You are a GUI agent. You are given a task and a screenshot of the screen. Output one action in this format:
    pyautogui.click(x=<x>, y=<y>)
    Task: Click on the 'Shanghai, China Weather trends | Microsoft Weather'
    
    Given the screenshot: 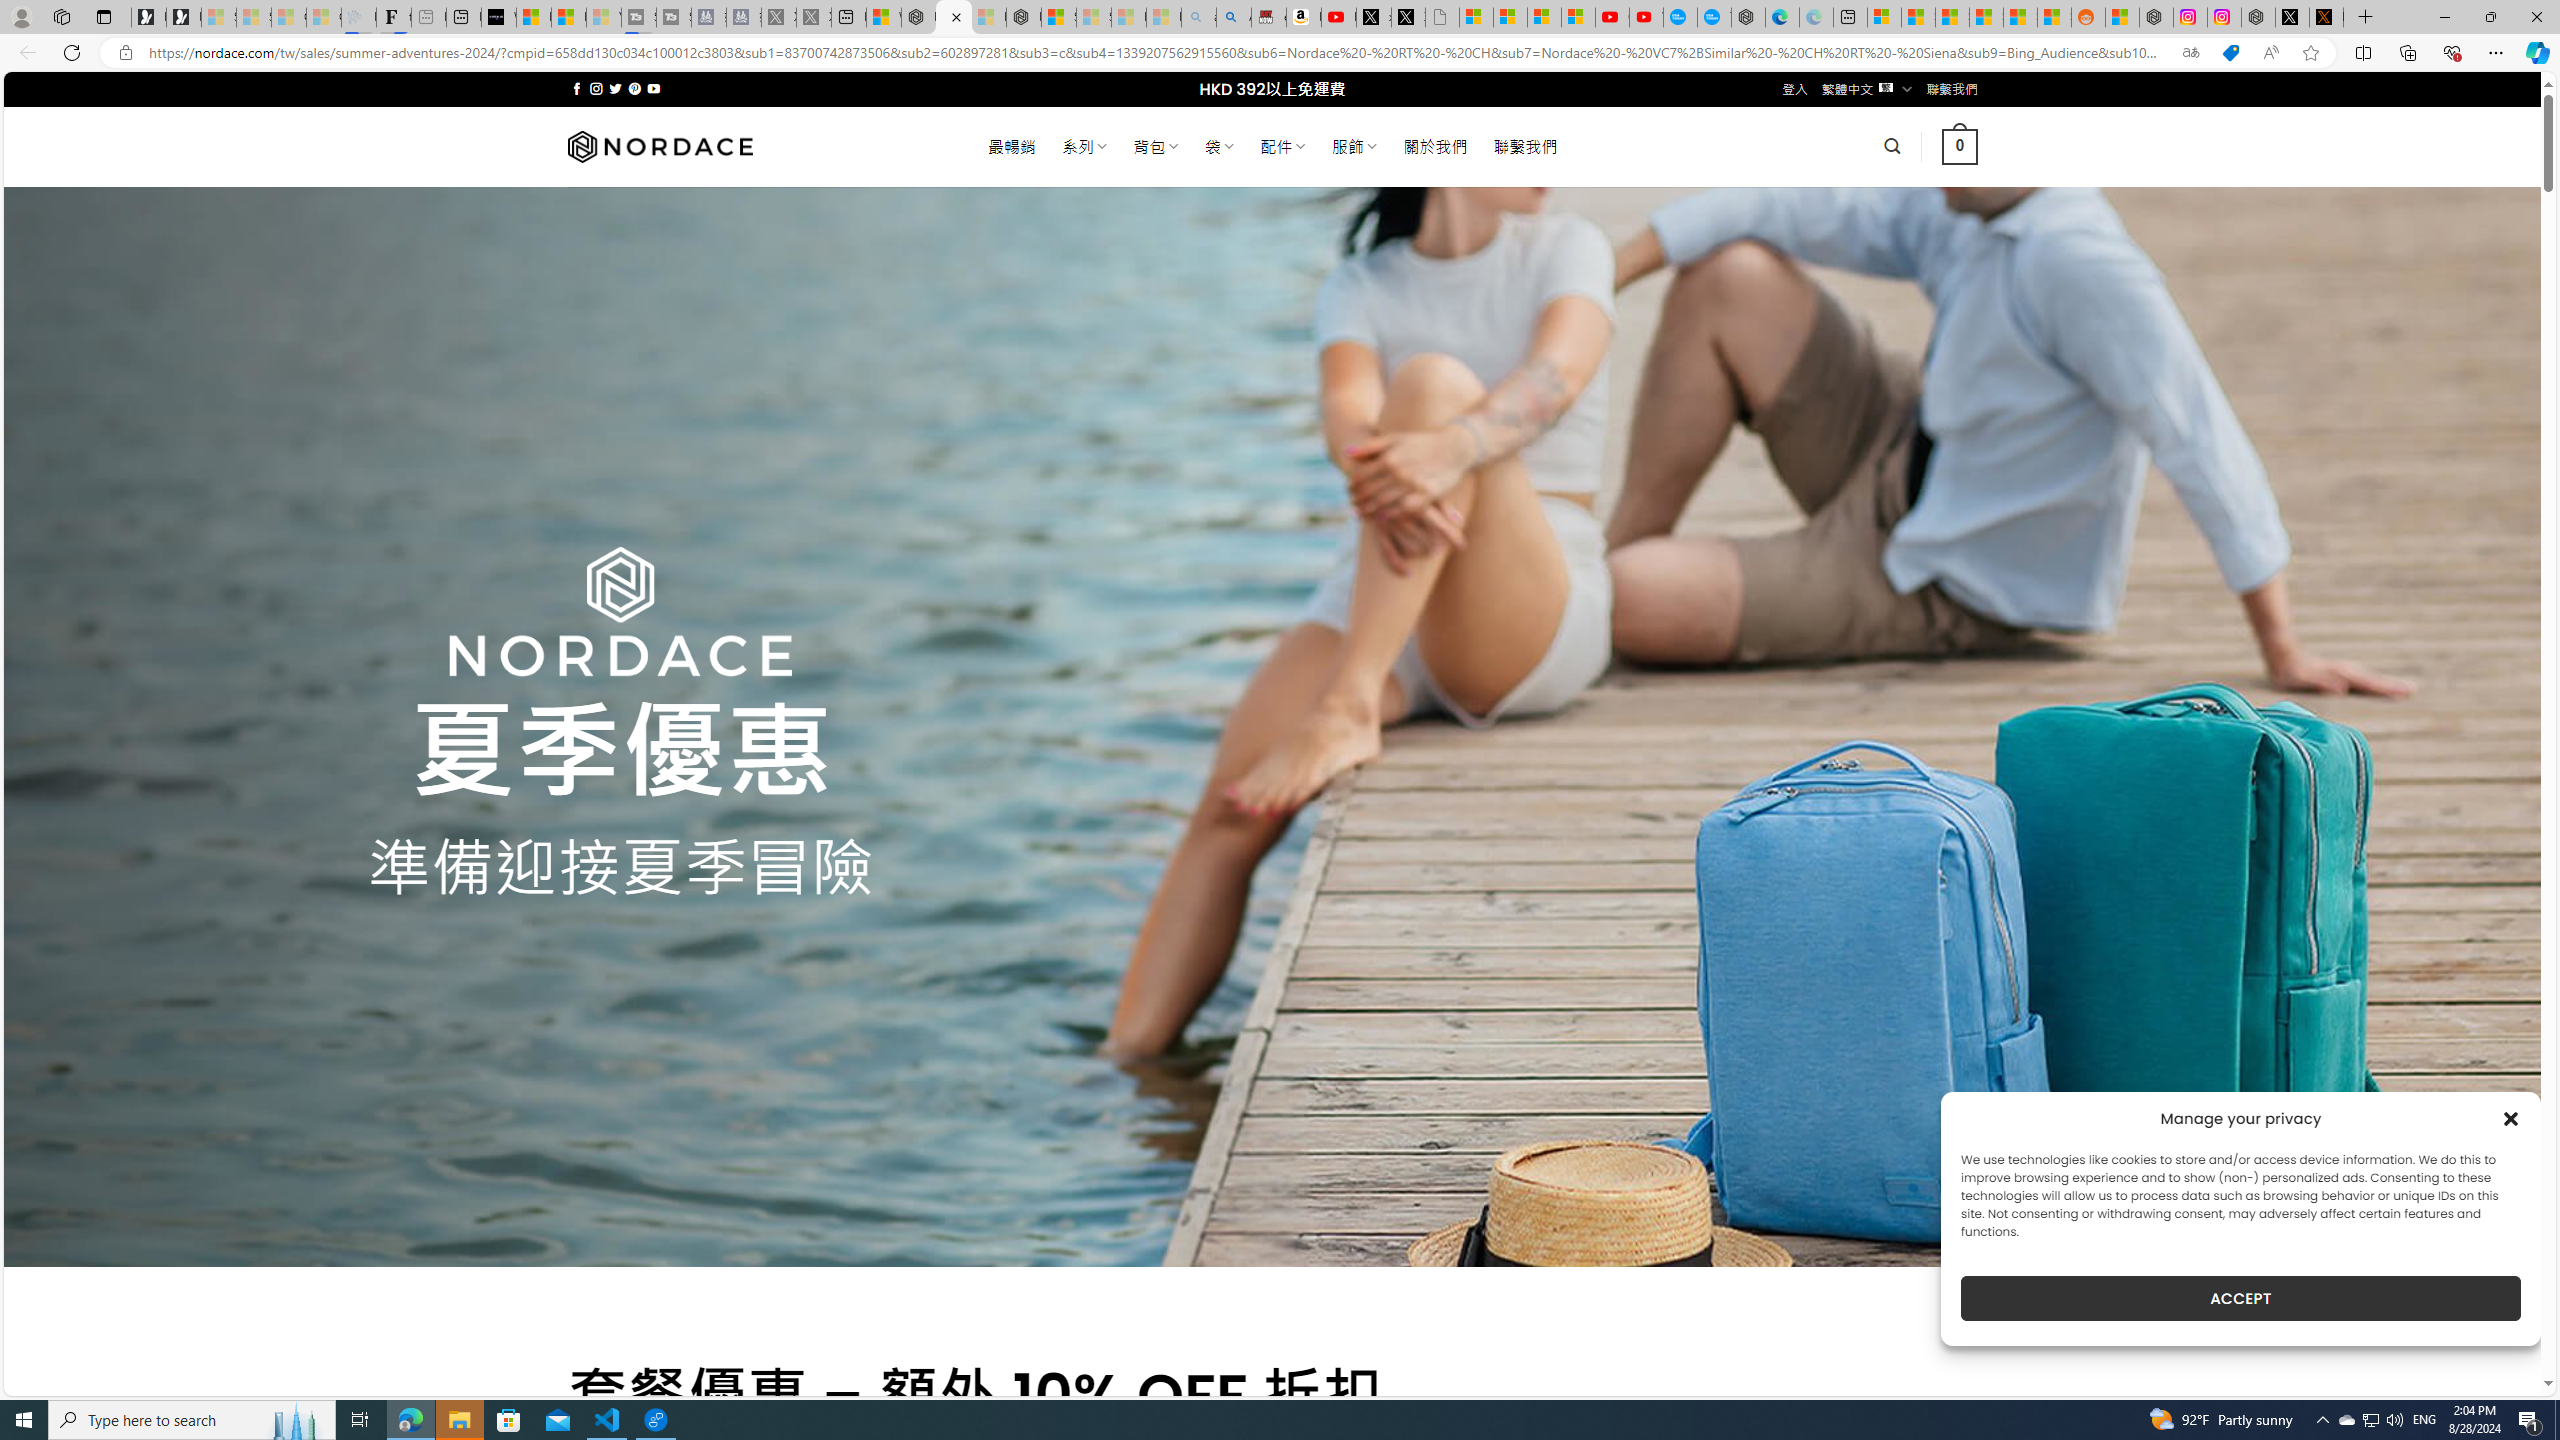 What is the action you would take?
    pyautogui.click(x=2054, y=16)
    